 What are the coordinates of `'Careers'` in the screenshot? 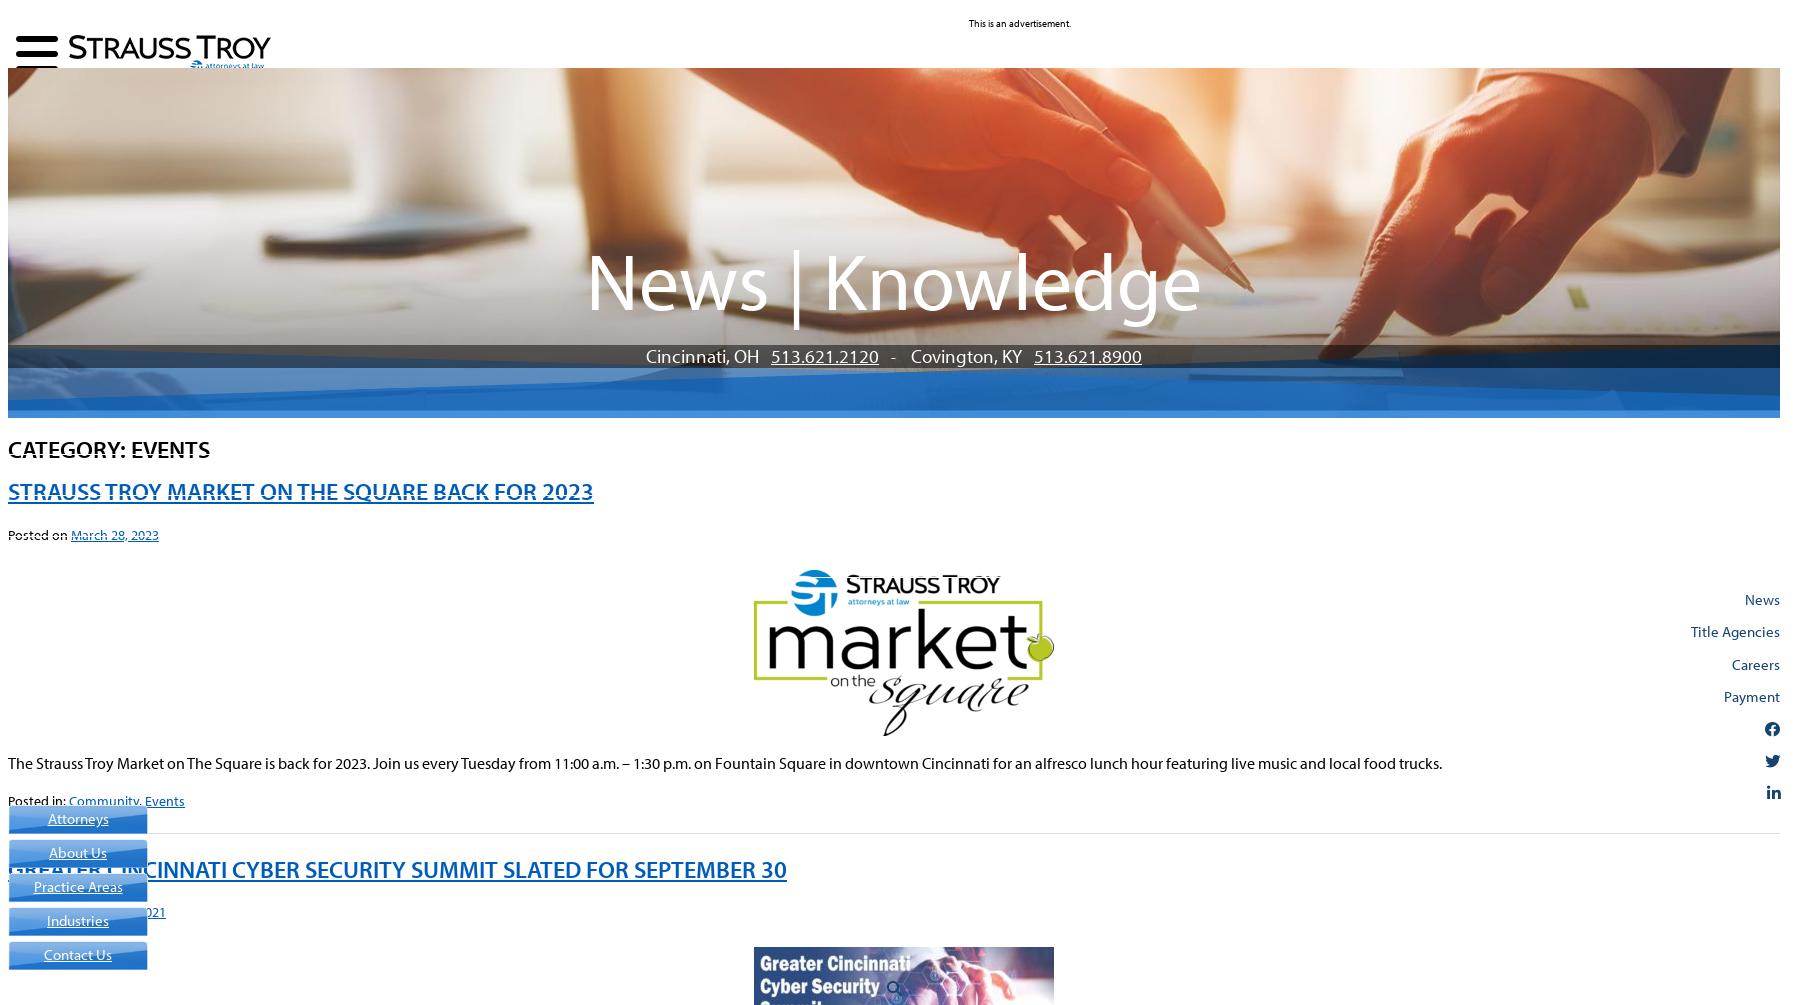 It's located at (1755, 661).